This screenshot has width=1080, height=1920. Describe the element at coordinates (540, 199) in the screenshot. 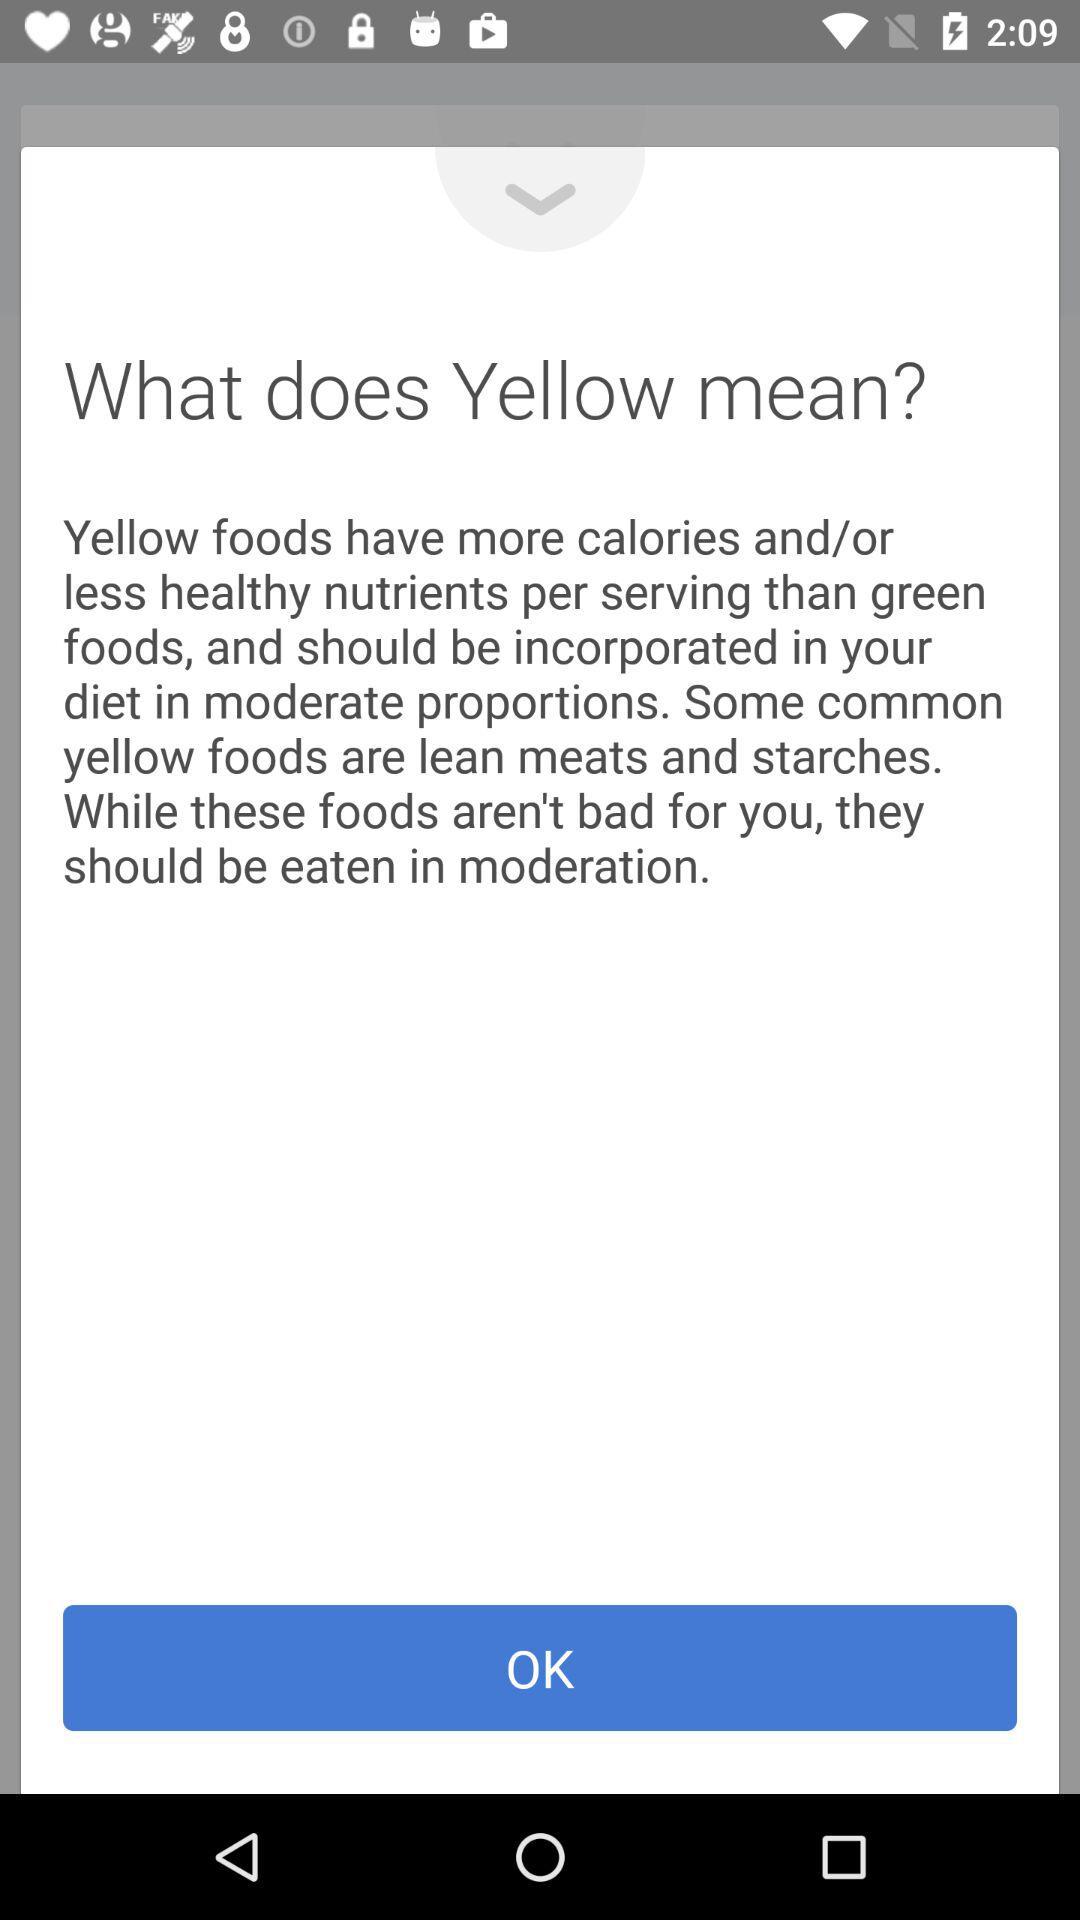

I see `the expand_more icon` at that location.